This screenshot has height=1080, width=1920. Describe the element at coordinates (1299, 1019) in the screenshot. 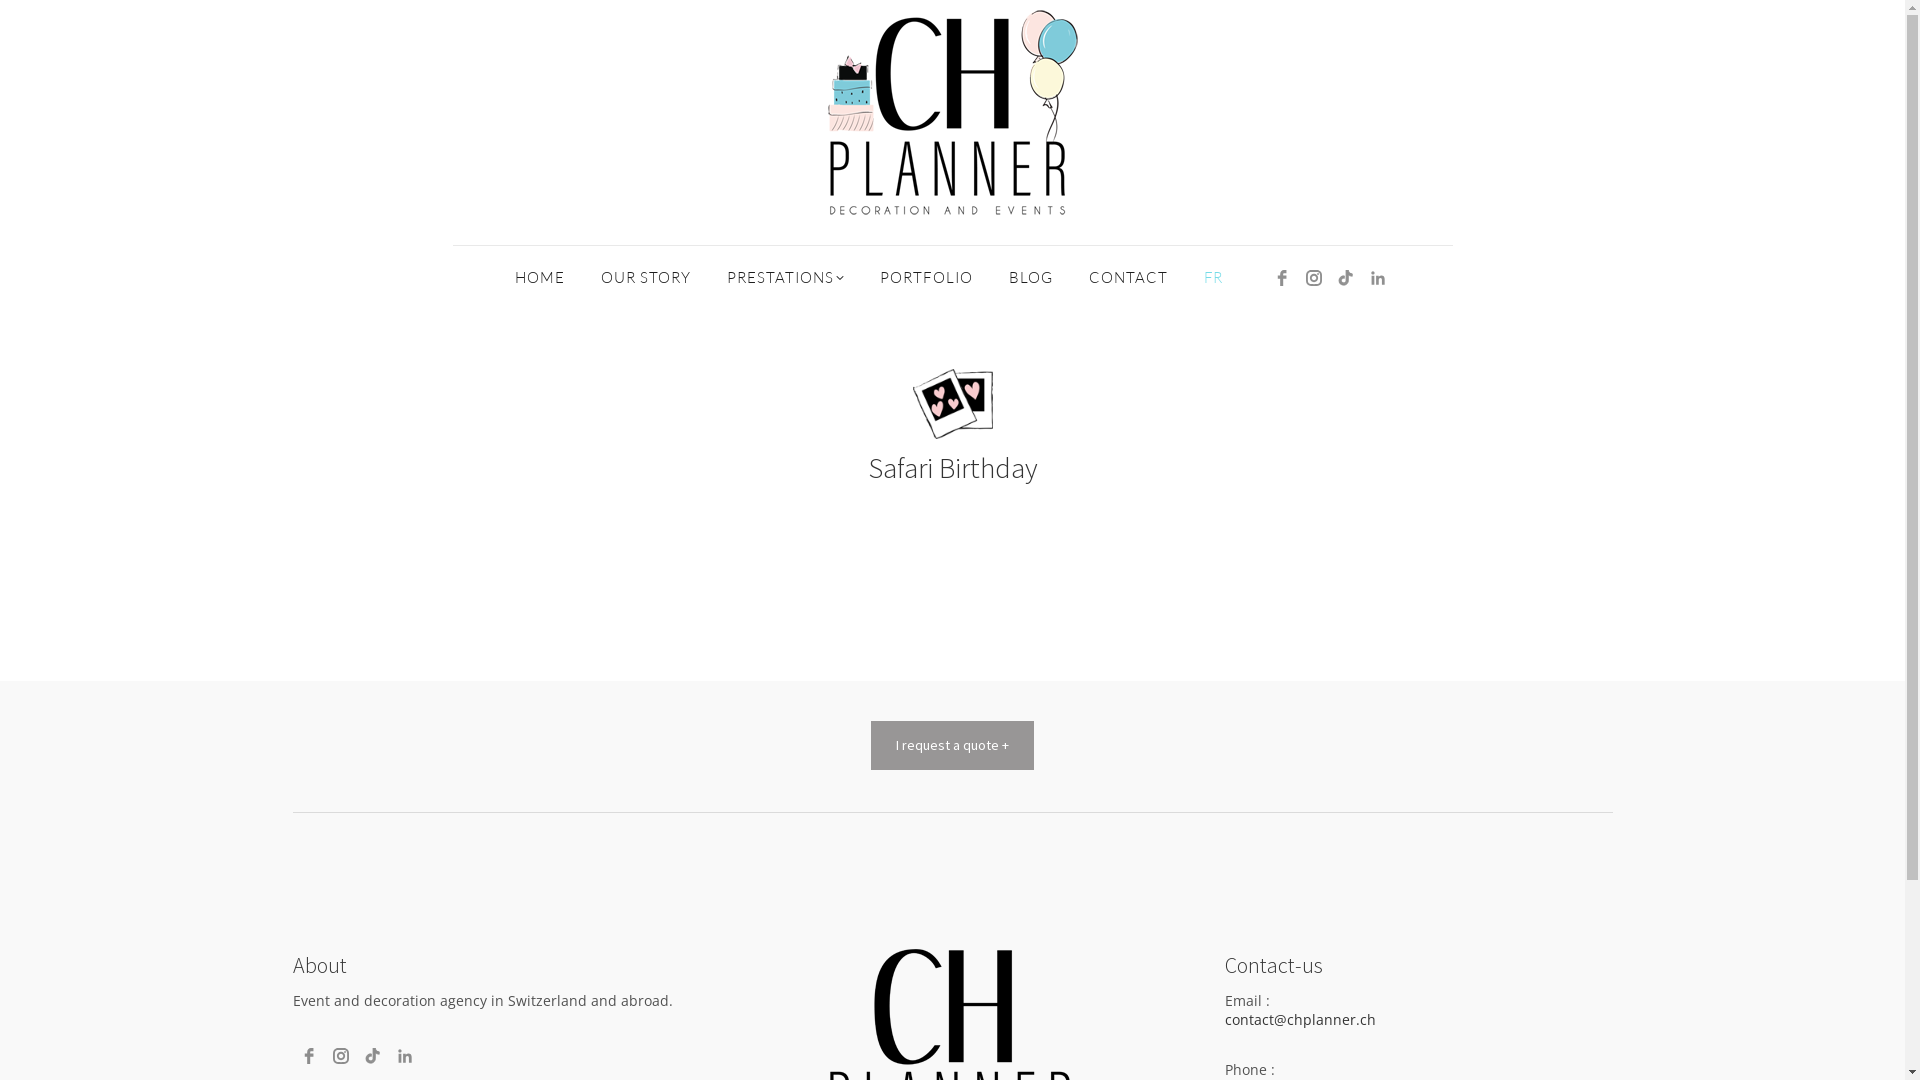

I see `'contact@chplanner.ch'` at that location.